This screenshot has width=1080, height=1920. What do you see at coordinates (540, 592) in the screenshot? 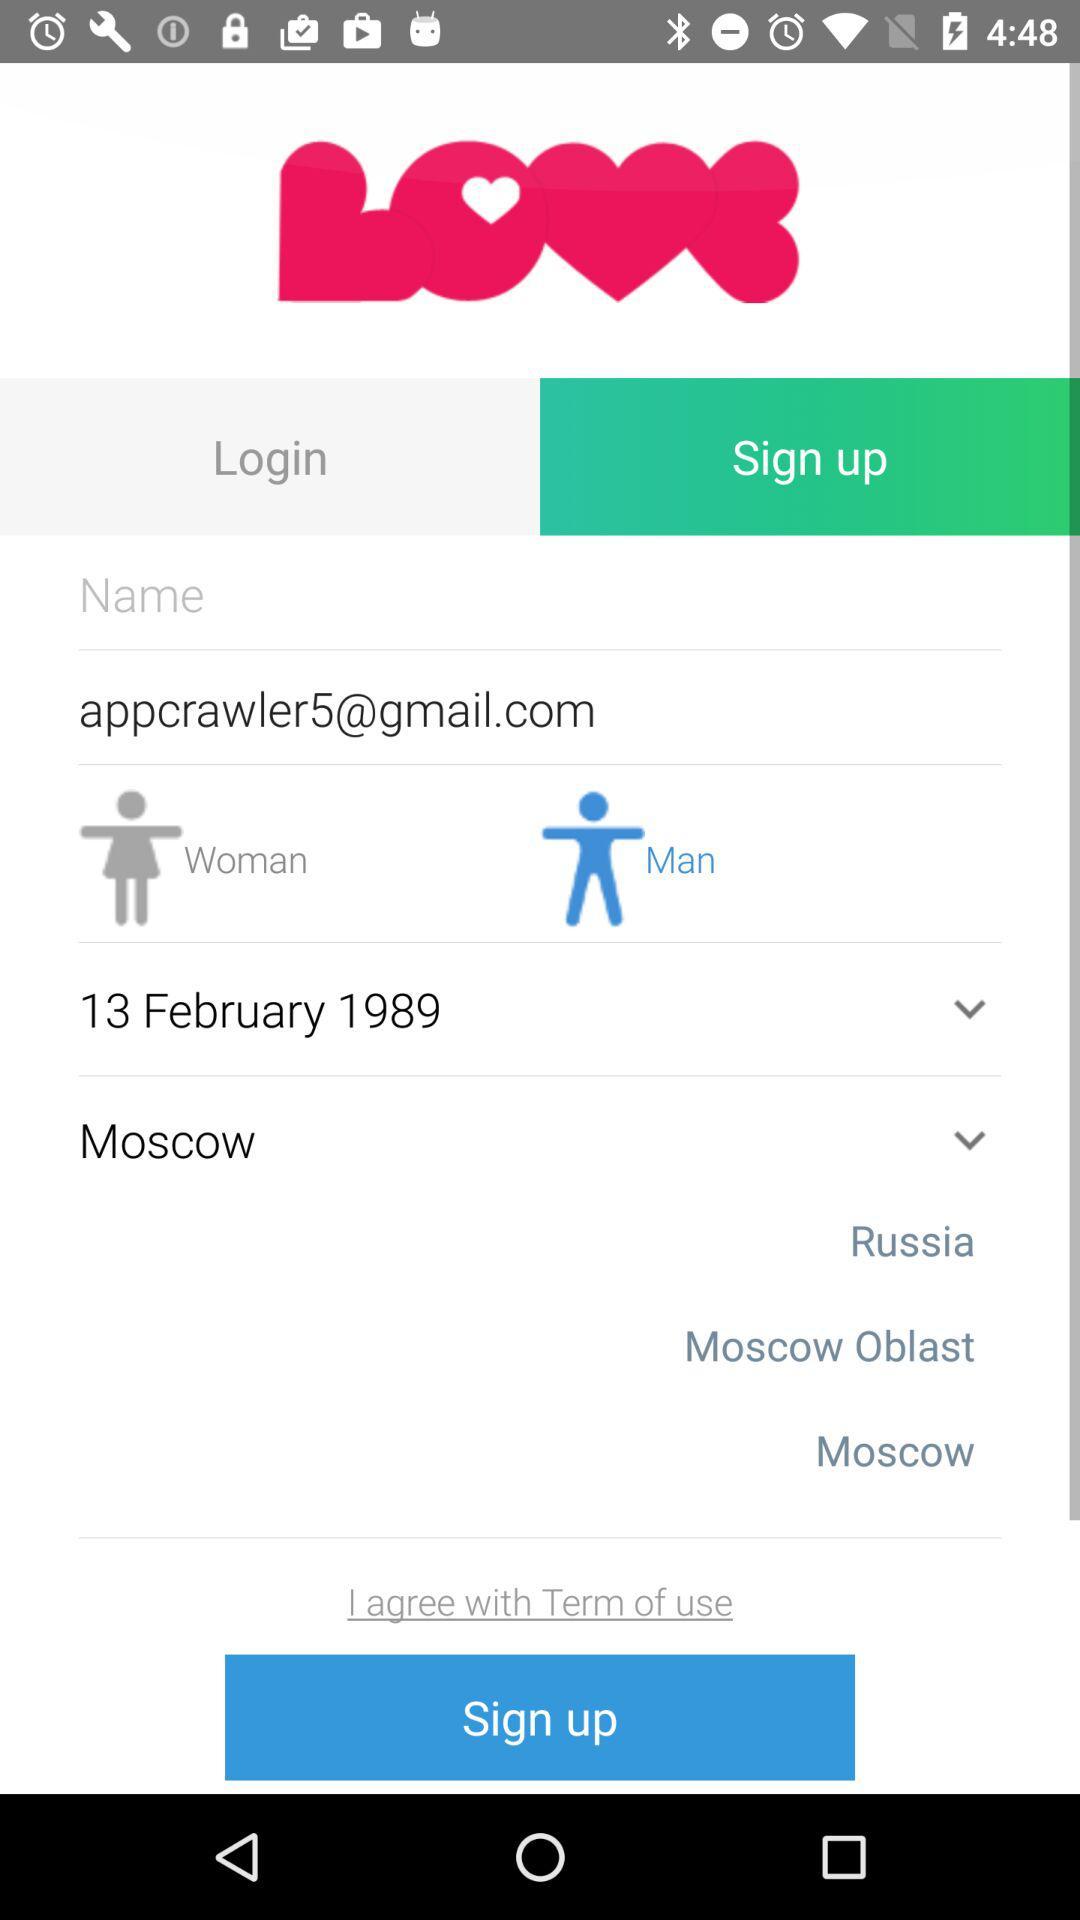
I see `name text box` at bounding box center [540, 592].